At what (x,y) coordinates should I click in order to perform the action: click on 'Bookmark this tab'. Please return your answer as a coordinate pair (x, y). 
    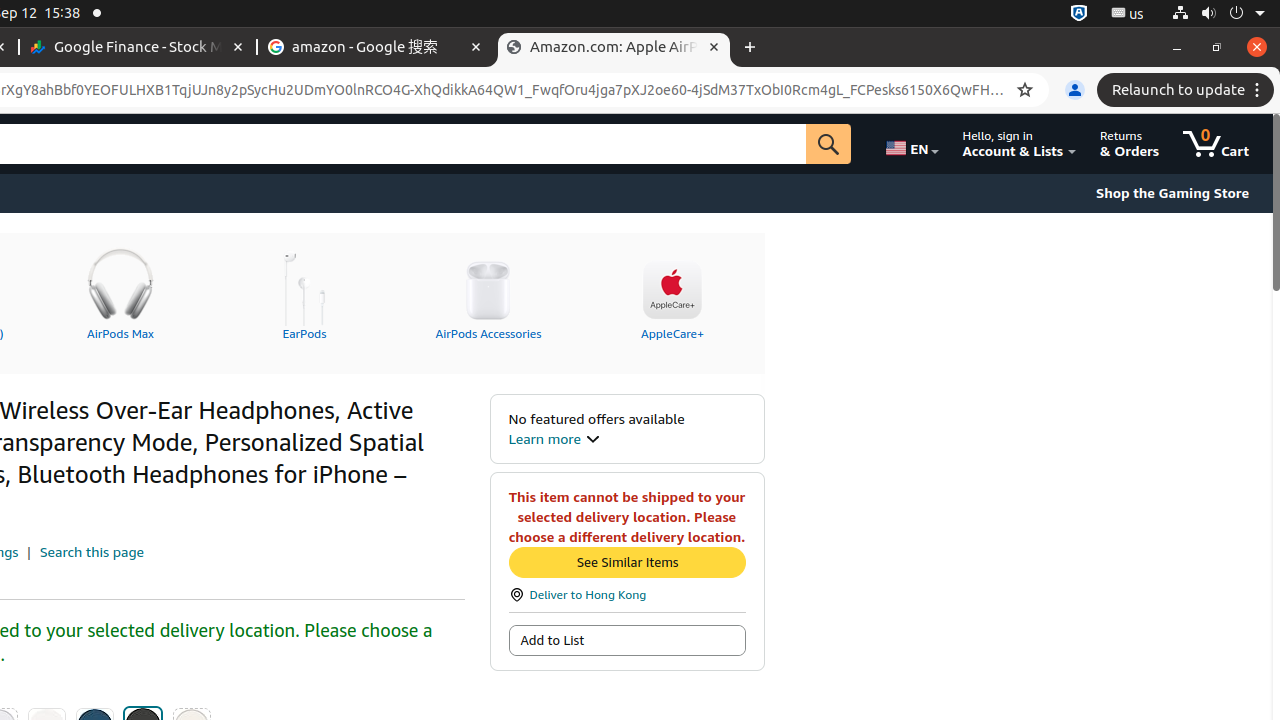
    Looking at the image, I should click on (1025, 90).